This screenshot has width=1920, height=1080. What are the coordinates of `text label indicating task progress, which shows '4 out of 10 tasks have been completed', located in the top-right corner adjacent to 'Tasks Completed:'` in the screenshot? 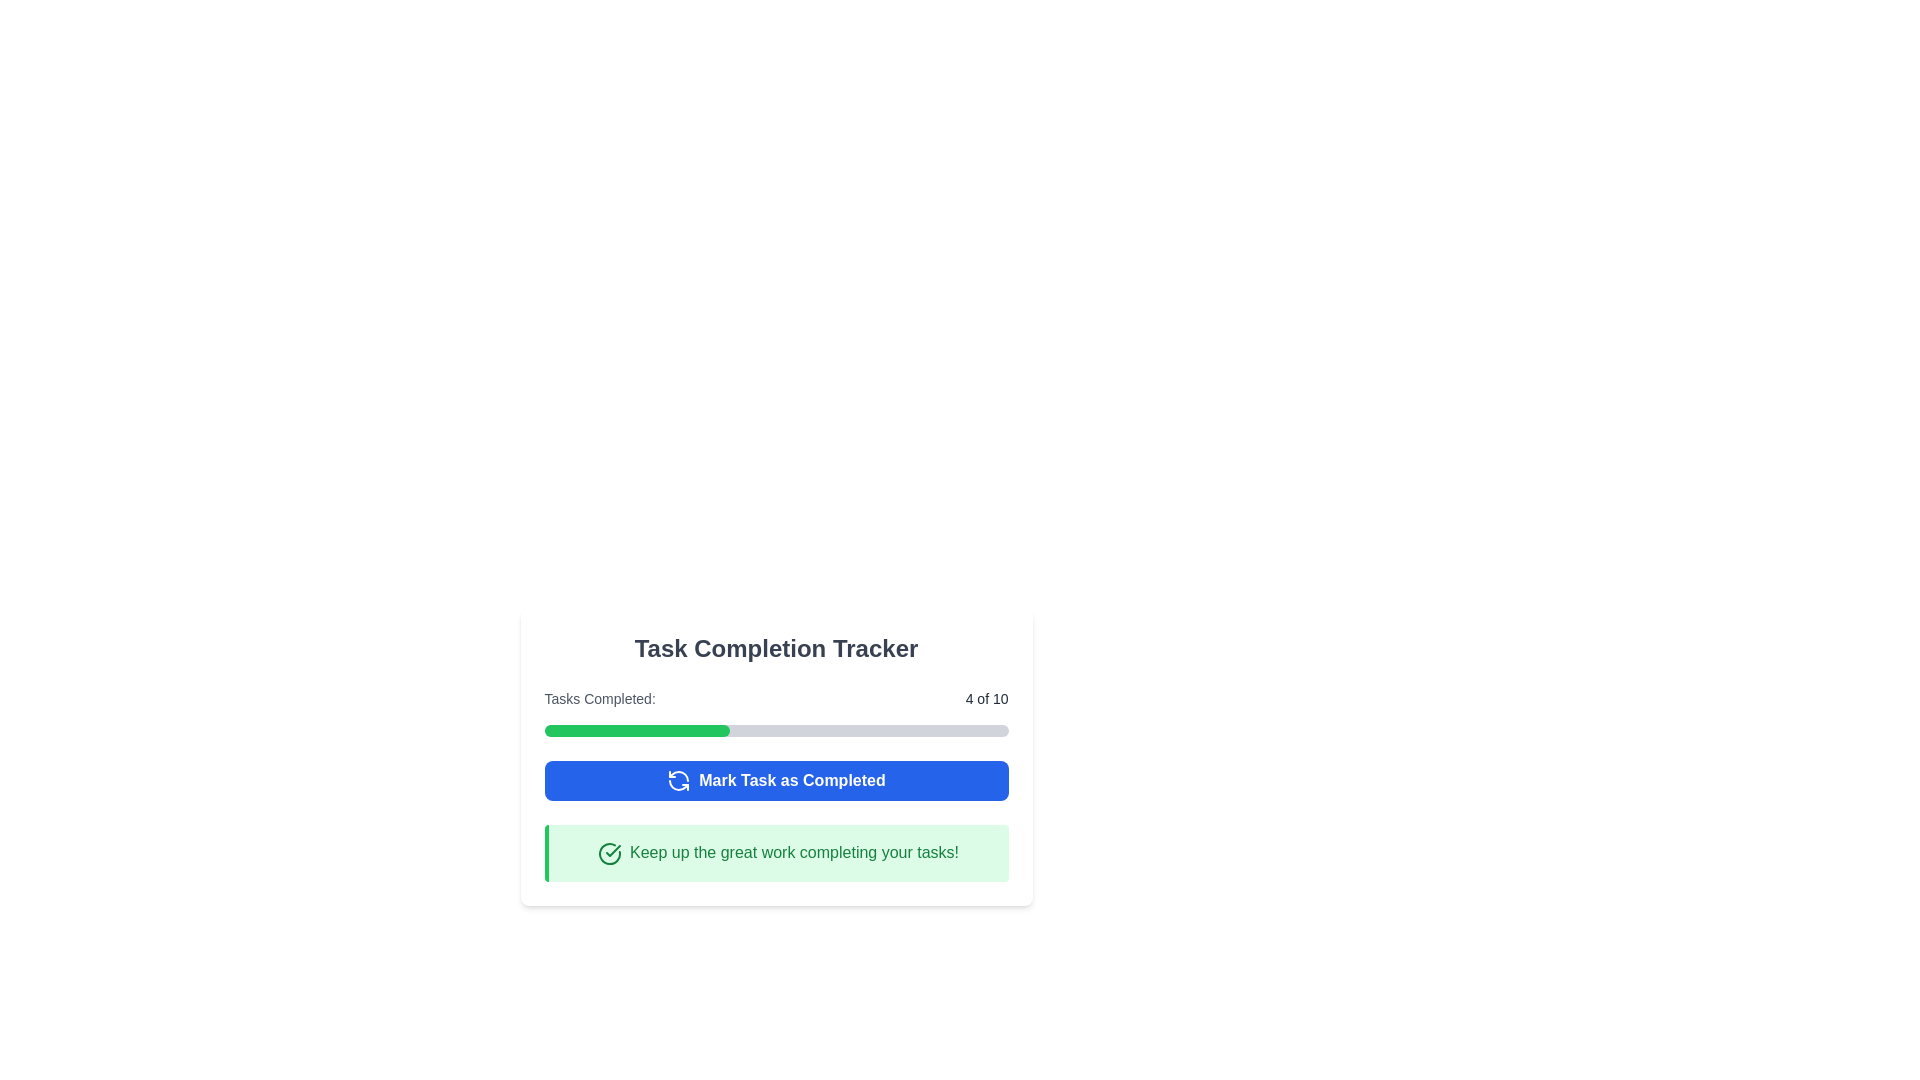 It's located at (987, 697).